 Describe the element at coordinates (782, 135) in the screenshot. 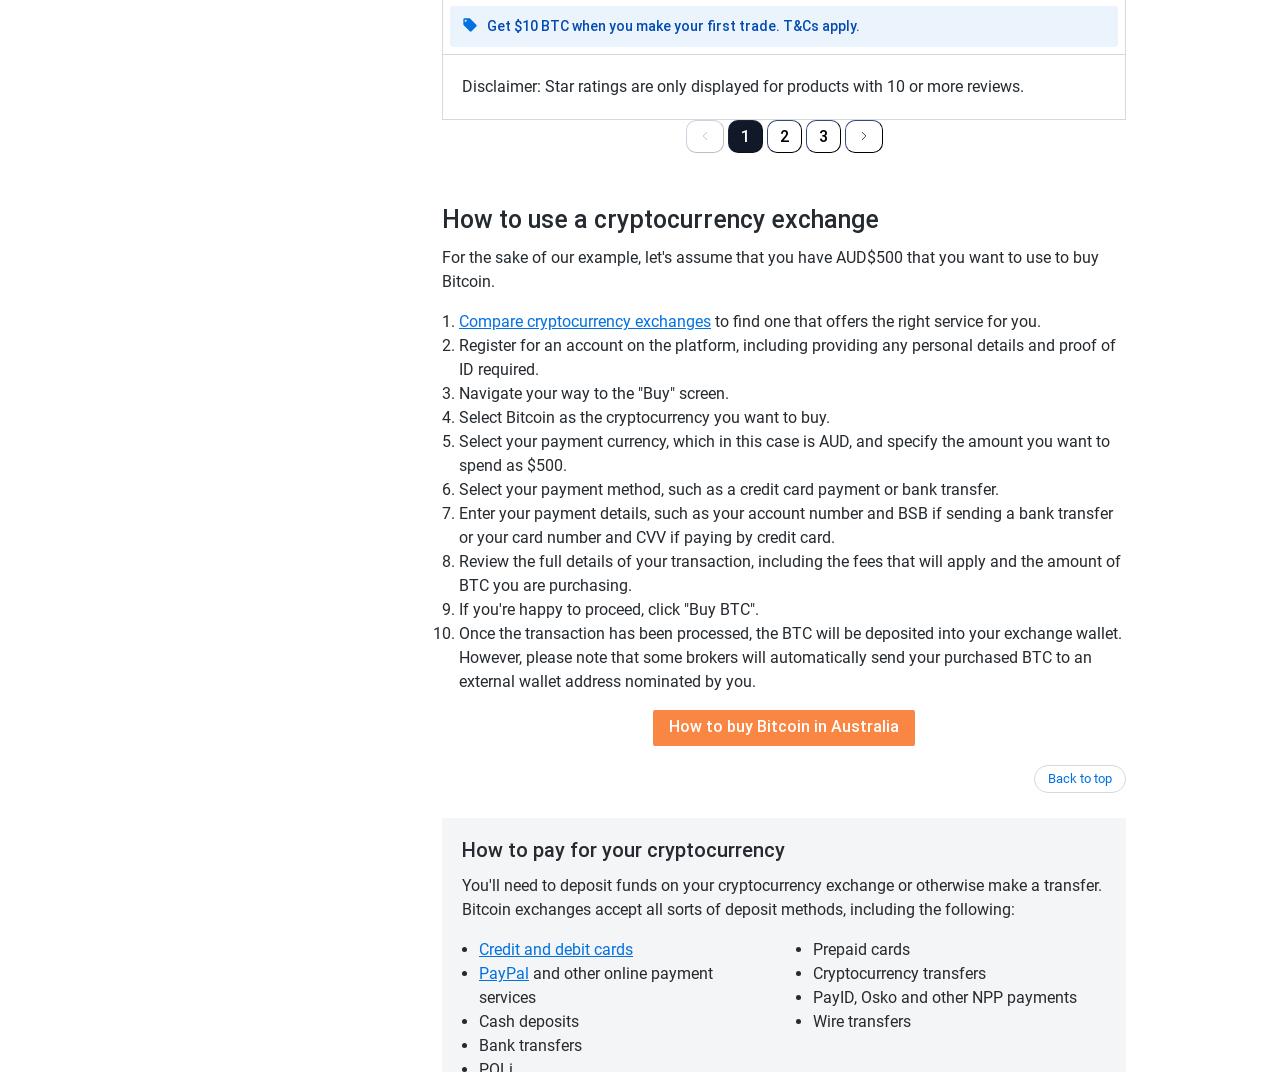

I see `'2'` at that location.